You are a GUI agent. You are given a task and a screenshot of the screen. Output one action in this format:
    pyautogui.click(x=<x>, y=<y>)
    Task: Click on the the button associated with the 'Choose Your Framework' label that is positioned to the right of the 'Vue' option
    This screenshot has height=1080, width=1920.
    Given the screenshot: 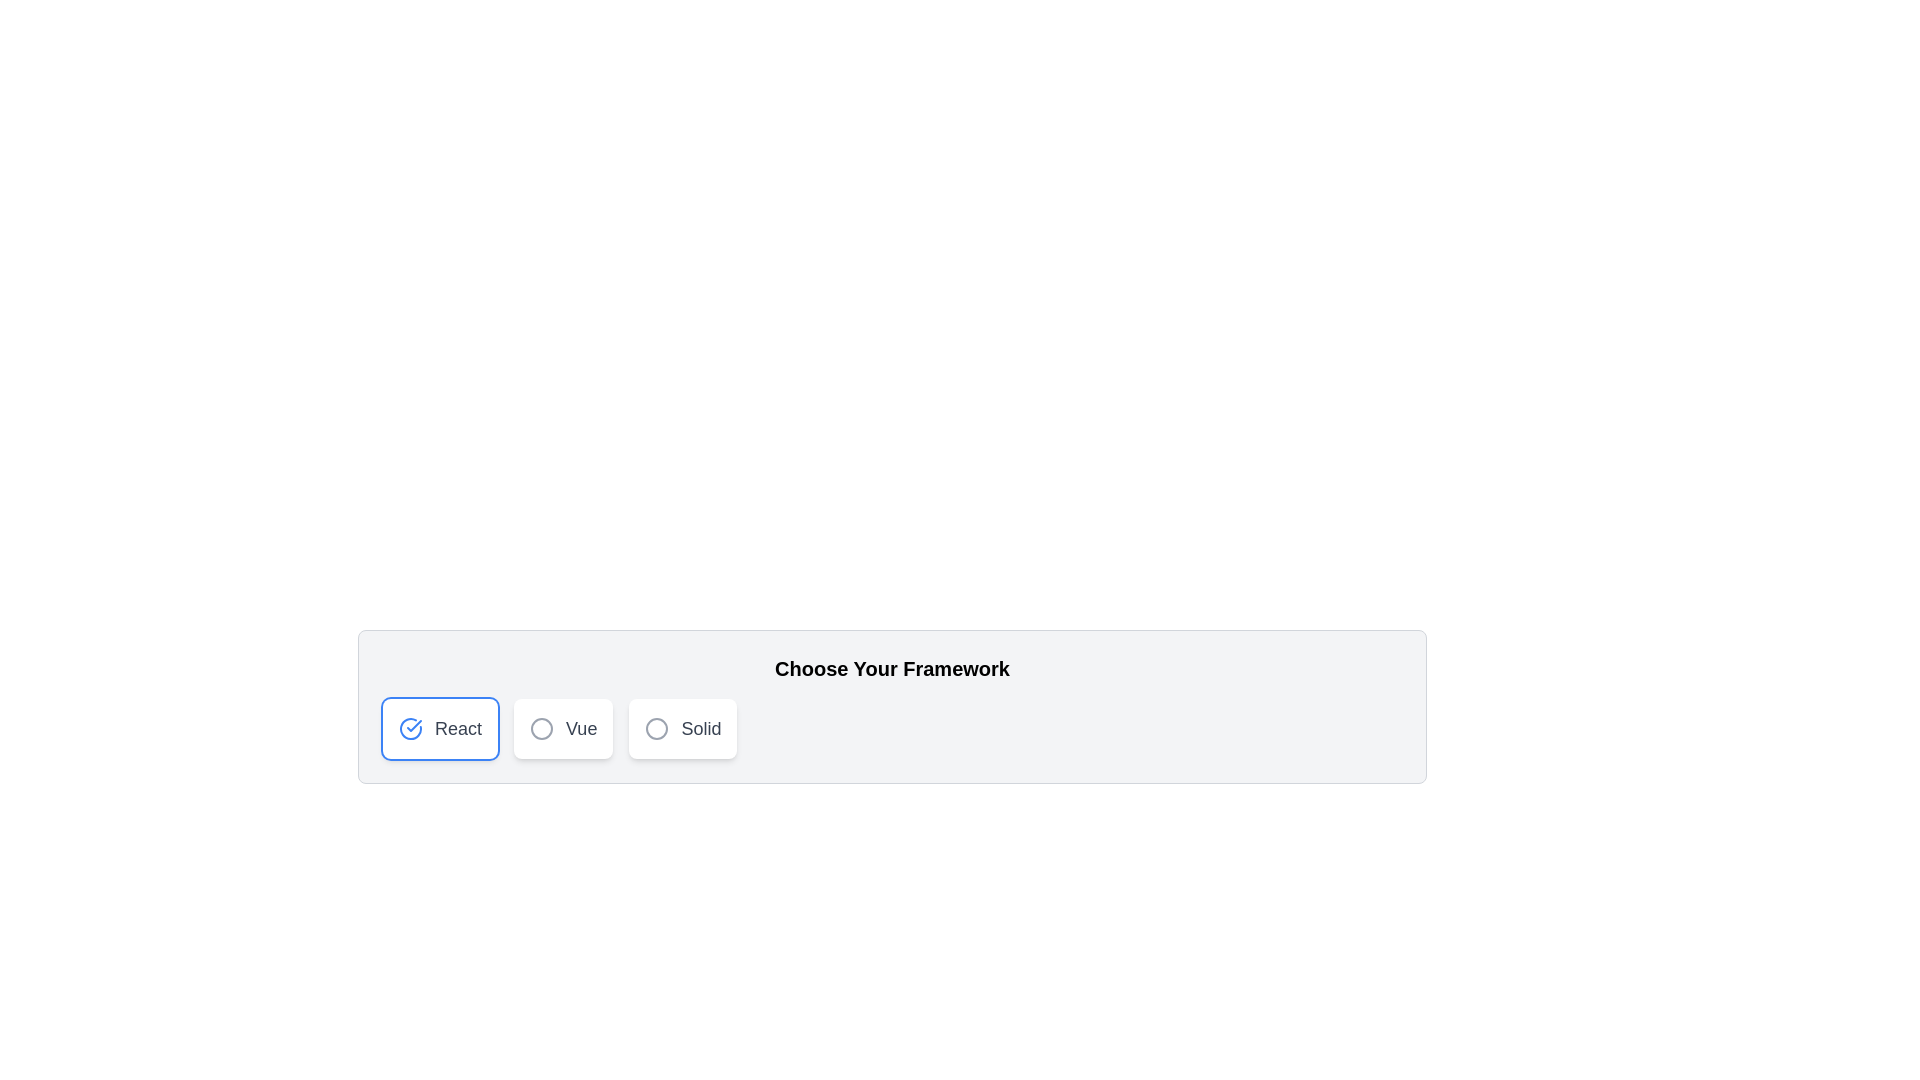 What is the action you would take?
    pyautogui.click(x=701, y=729)
    